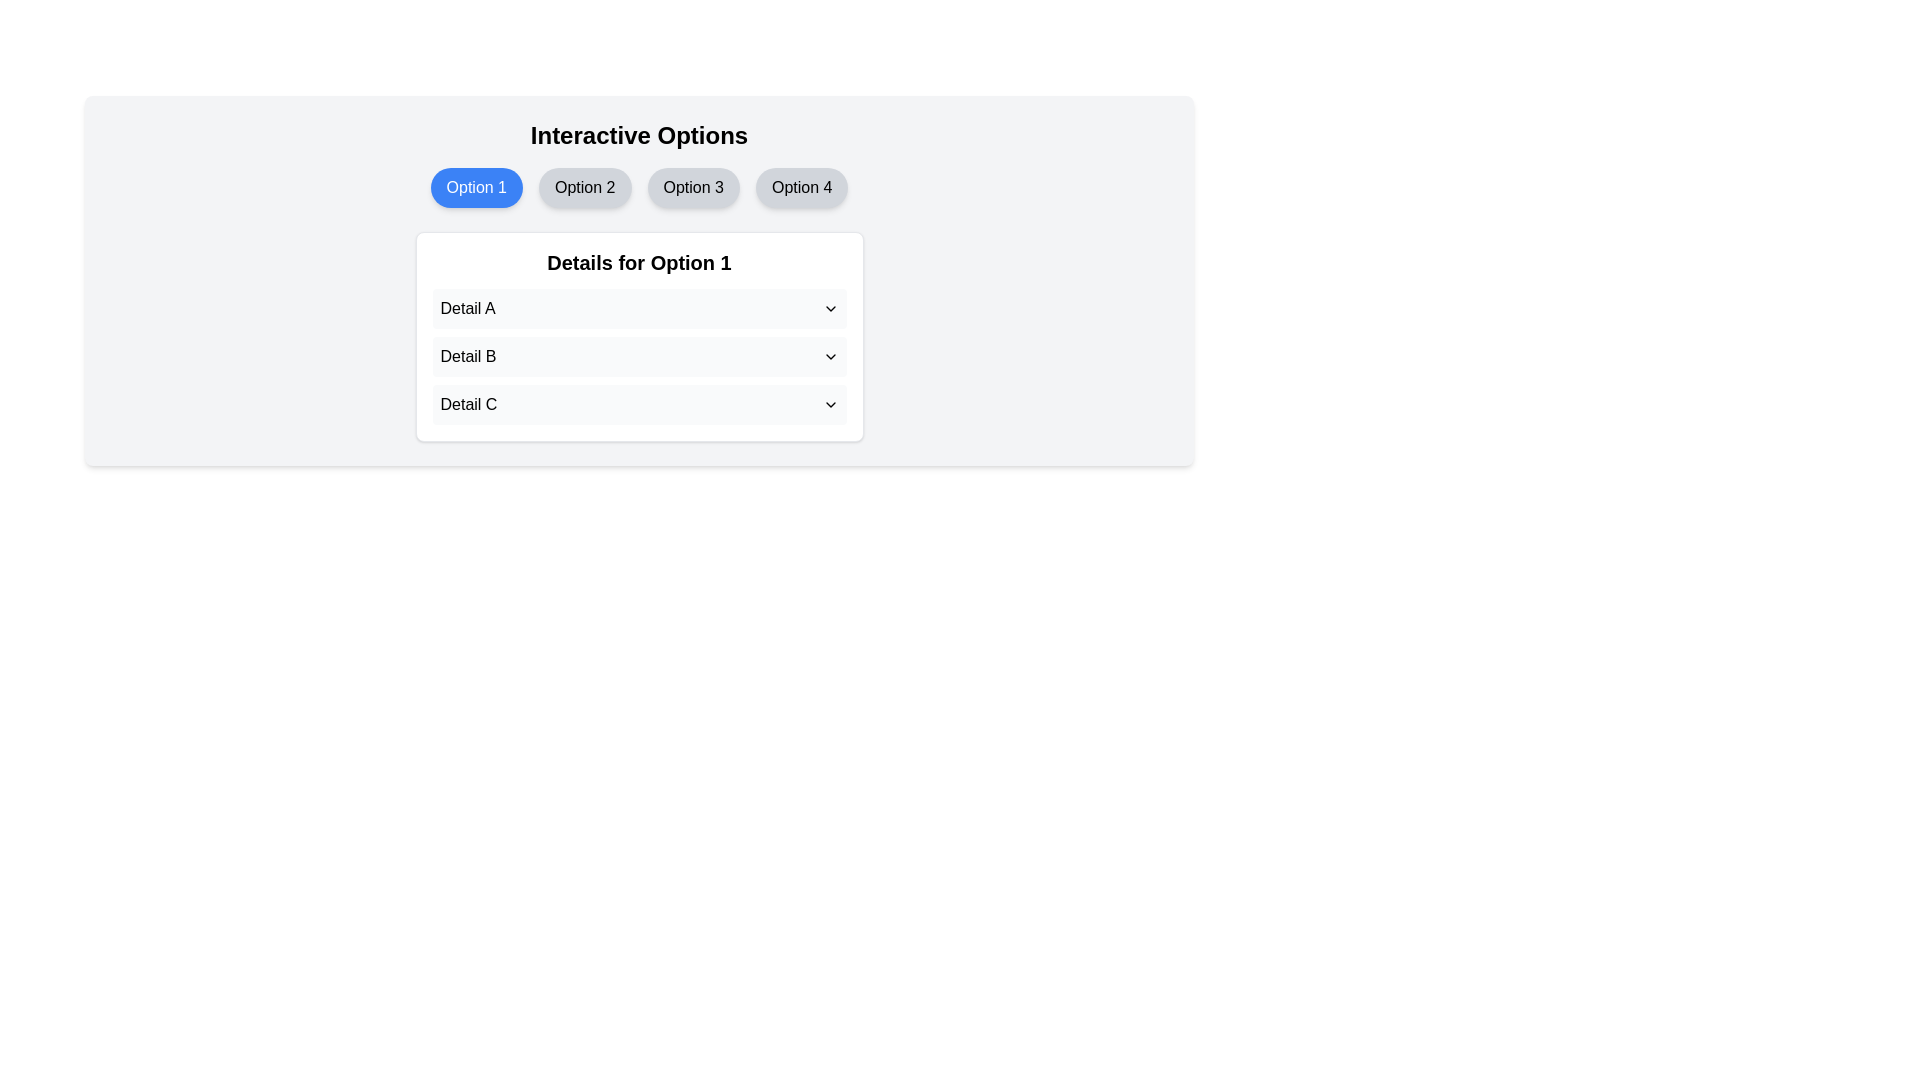 This screenshot has height=1080, width=1920. Describe the element at coordinates (638, 356) in the screenshot. I see `the second item in the dropdown list labeled 'Detail B'` at that location.